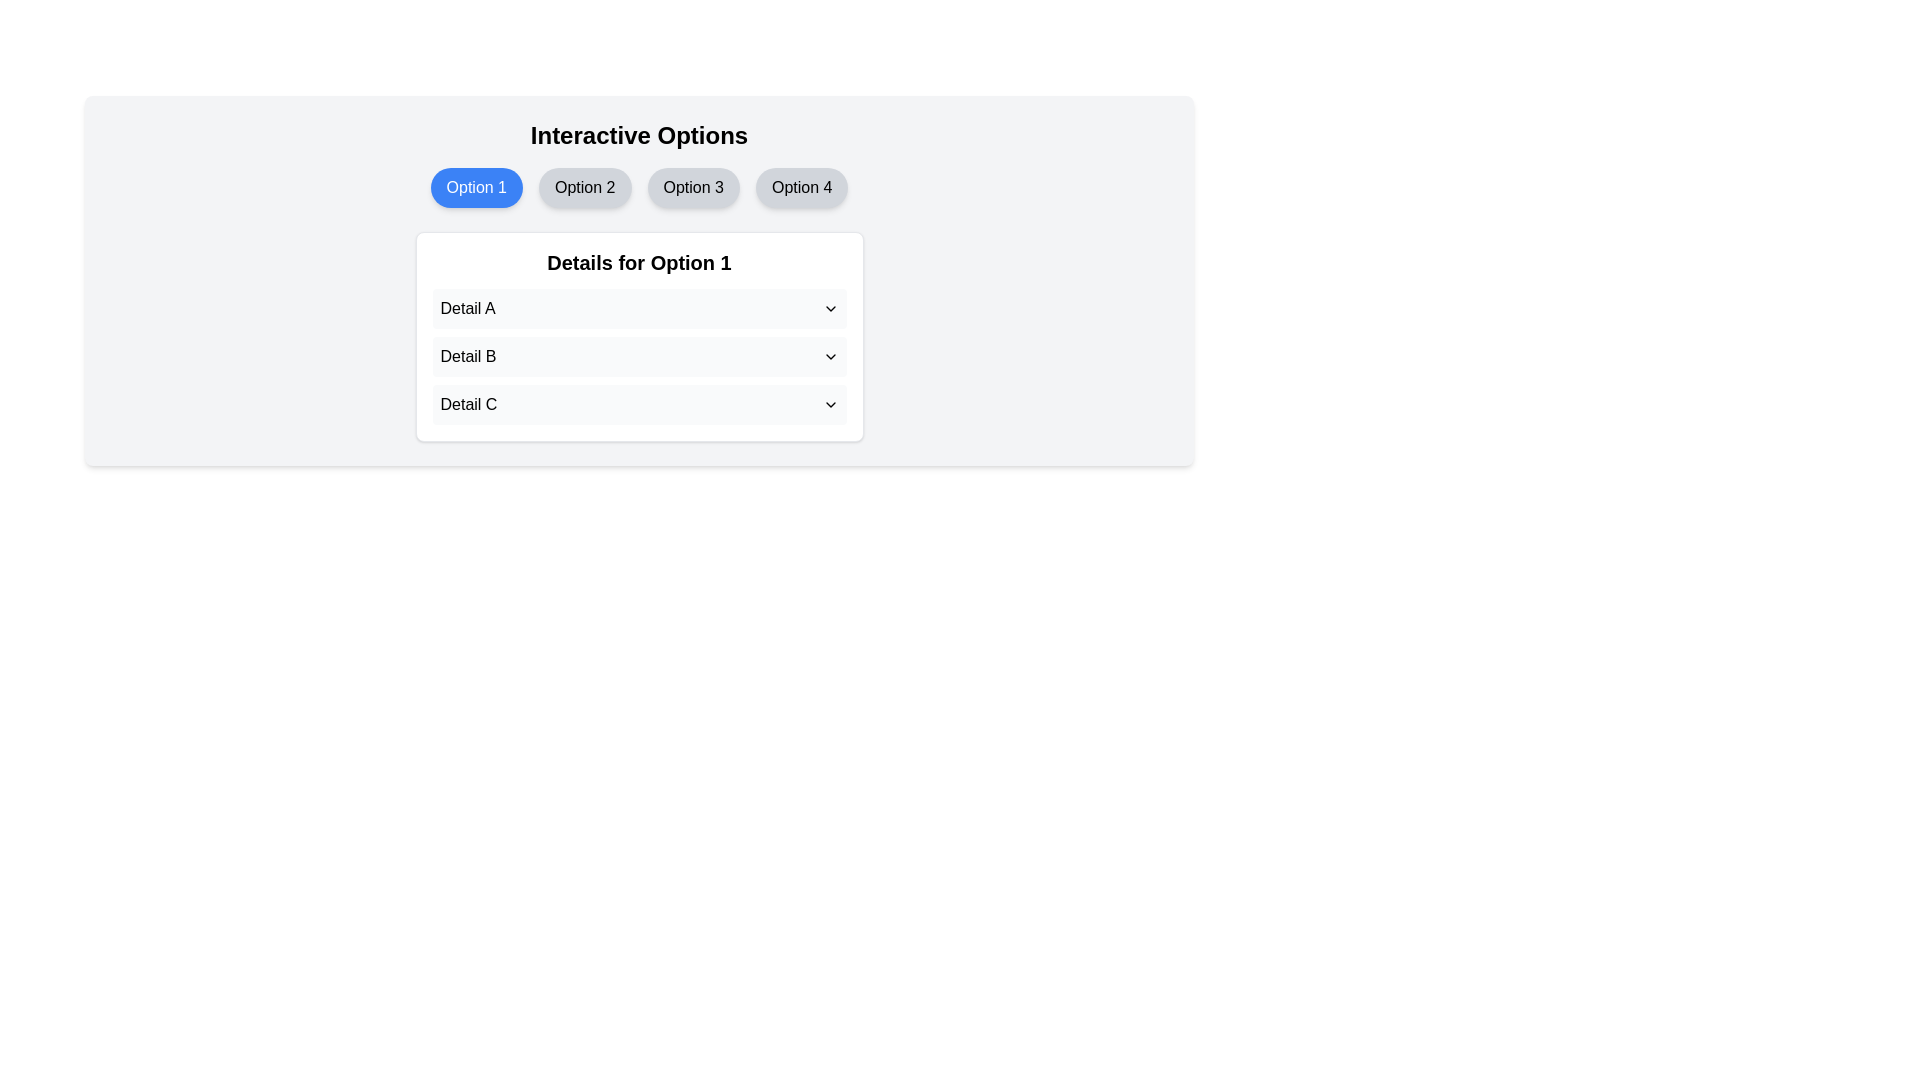 This screenshot has height=1080, width=1920. Describe the element at coordinates (638, 356) in the screenshot. I see `the second item in the dropdown list labeled 'Detail B'` at that location.